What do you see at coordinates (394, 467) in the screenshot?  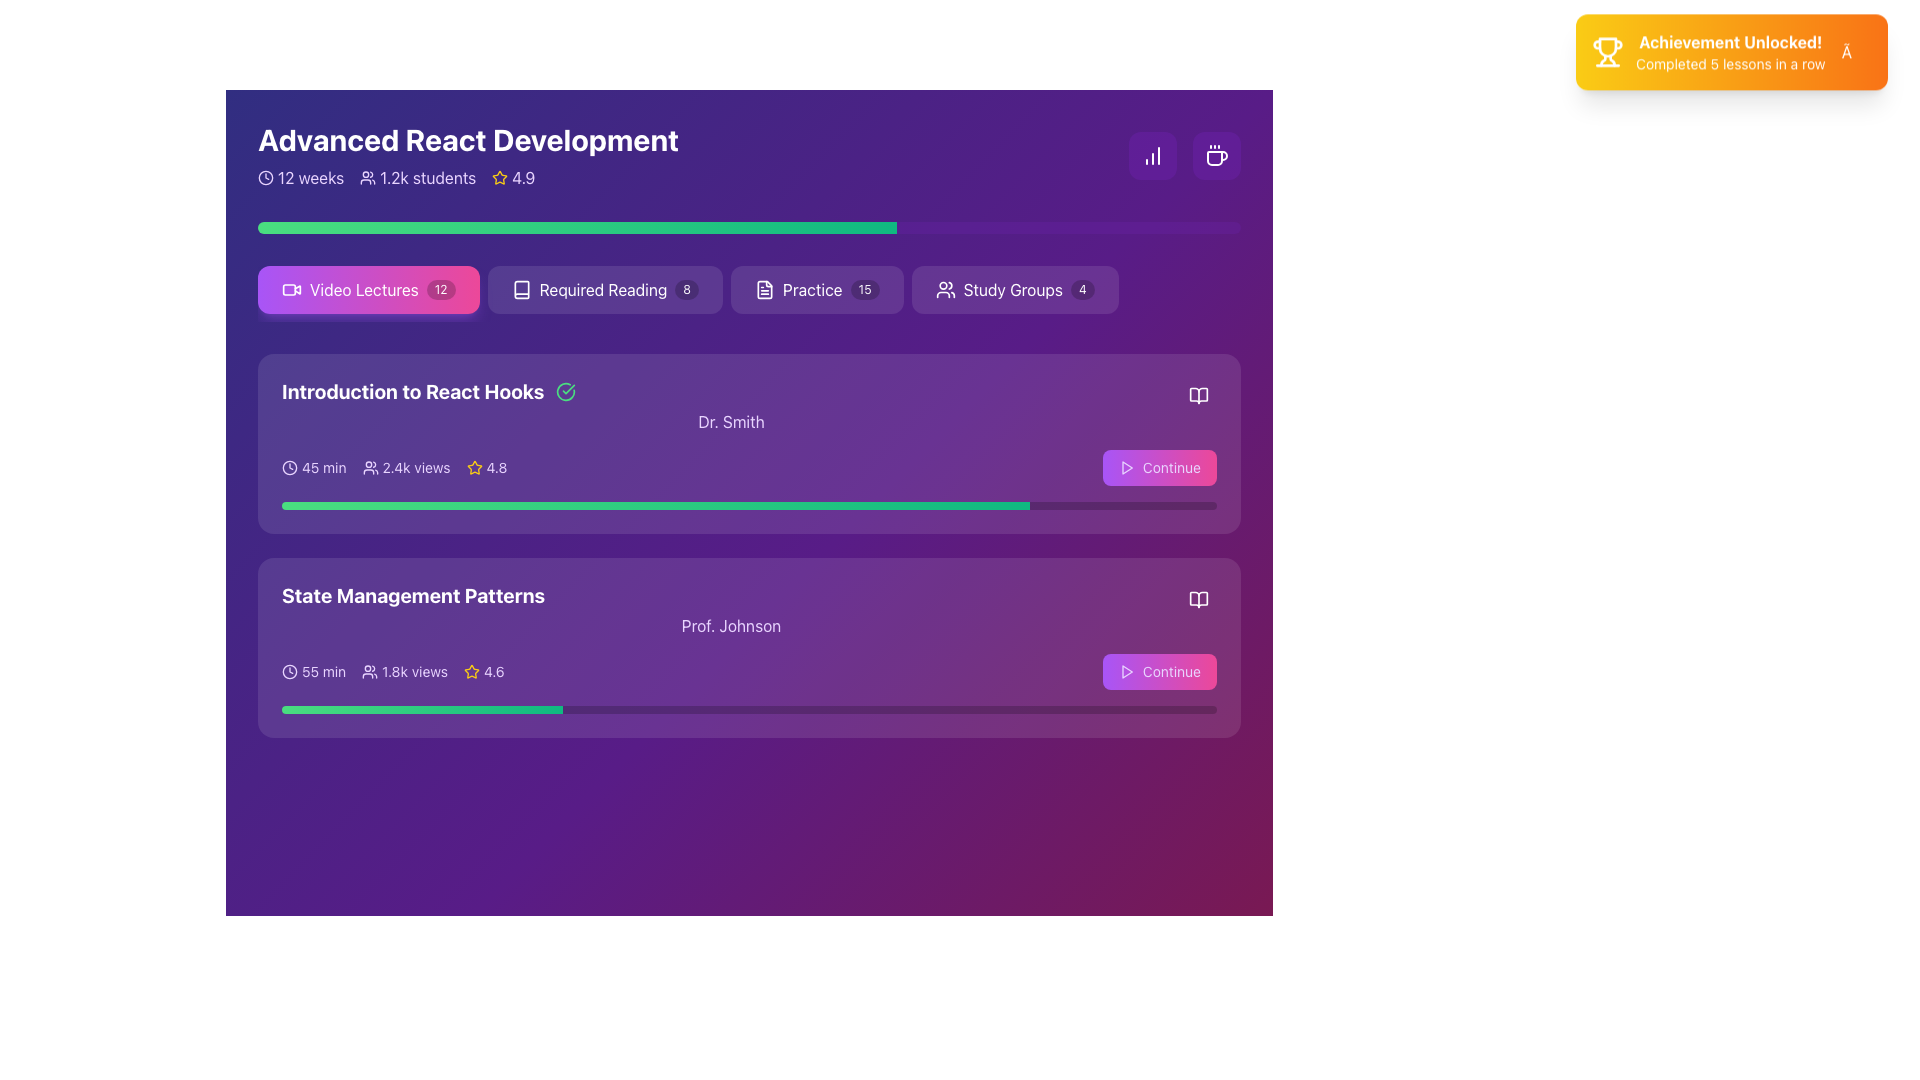 I see `the Information Display Group that summarizes details related to the 'Introduction to React Hooks' section, which includes video duration, views, and rating` at bounding box center [394, 467].